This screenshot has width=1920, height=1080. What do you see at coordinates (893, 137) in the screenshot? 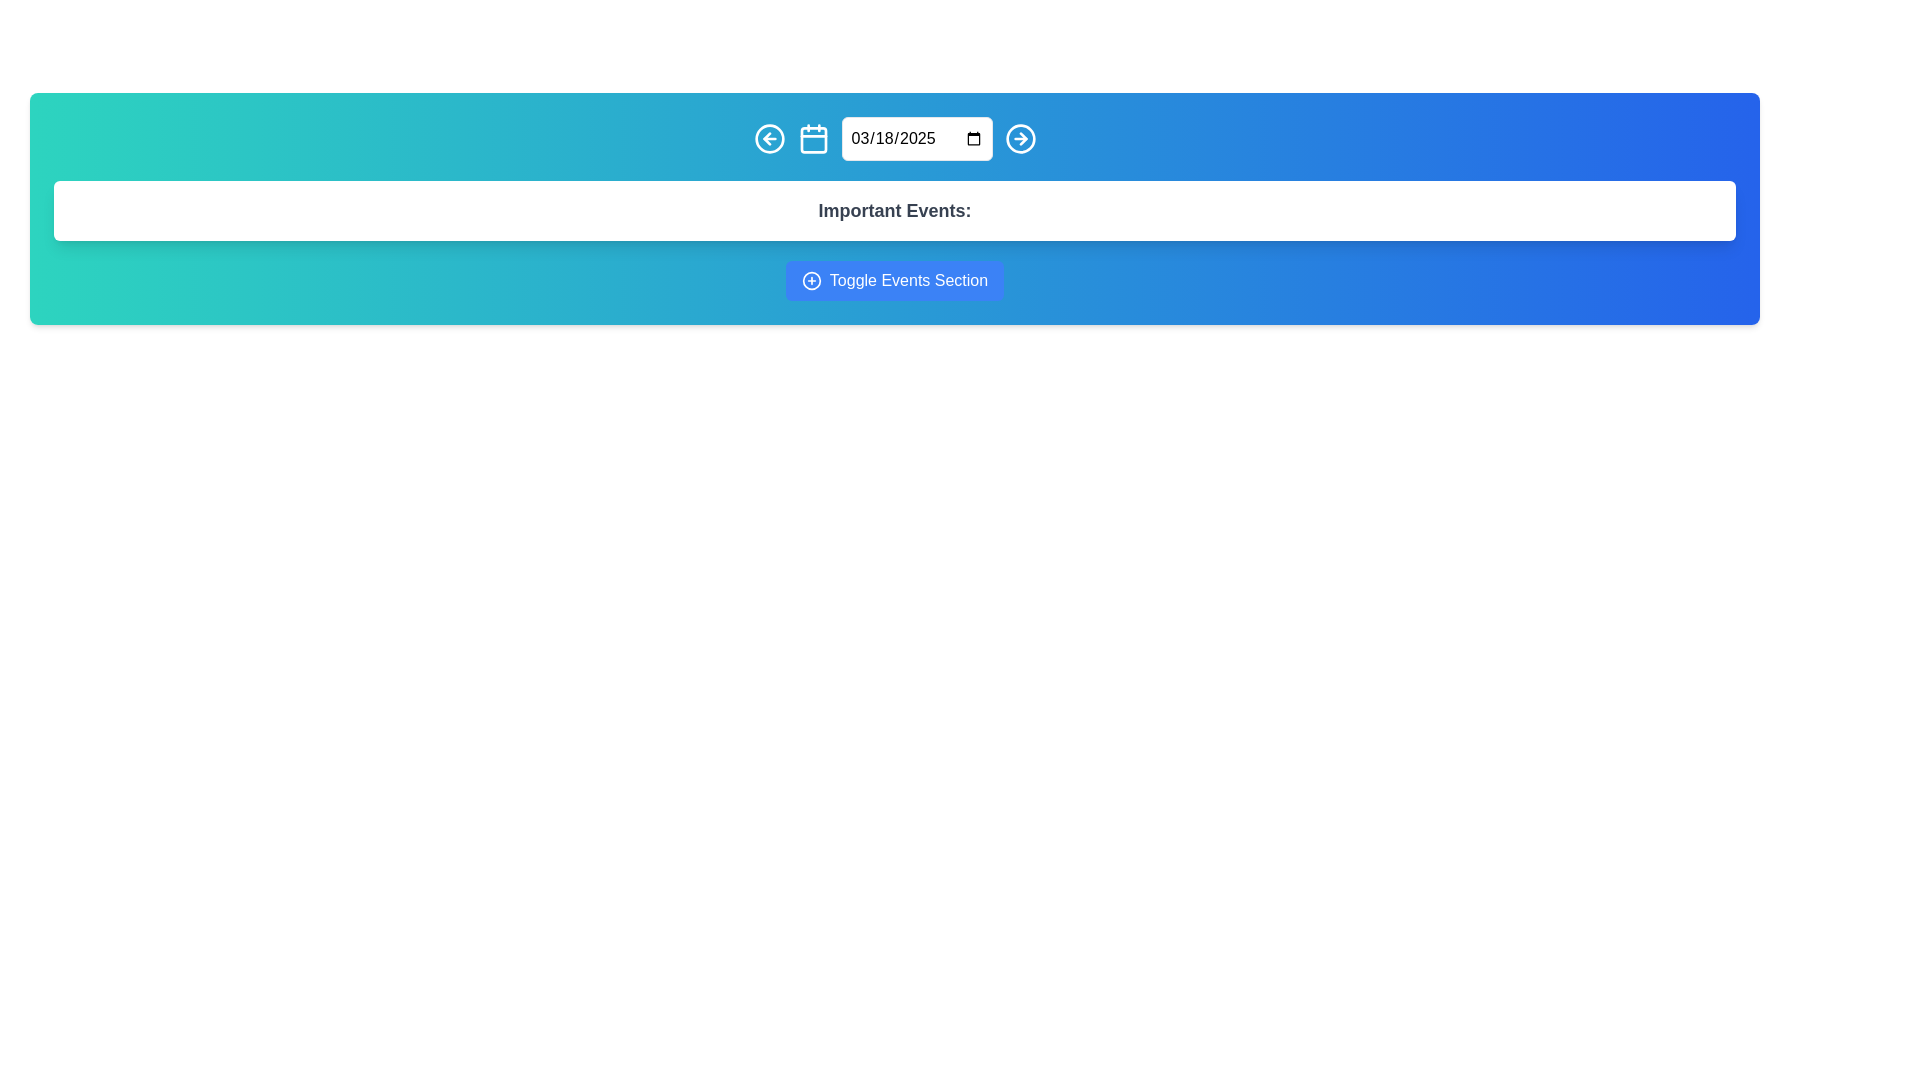
I see `the date picker input field to focus on it, which is the third interactive component from the left, located centrally above the main content area` at bounding box center [893, 137].